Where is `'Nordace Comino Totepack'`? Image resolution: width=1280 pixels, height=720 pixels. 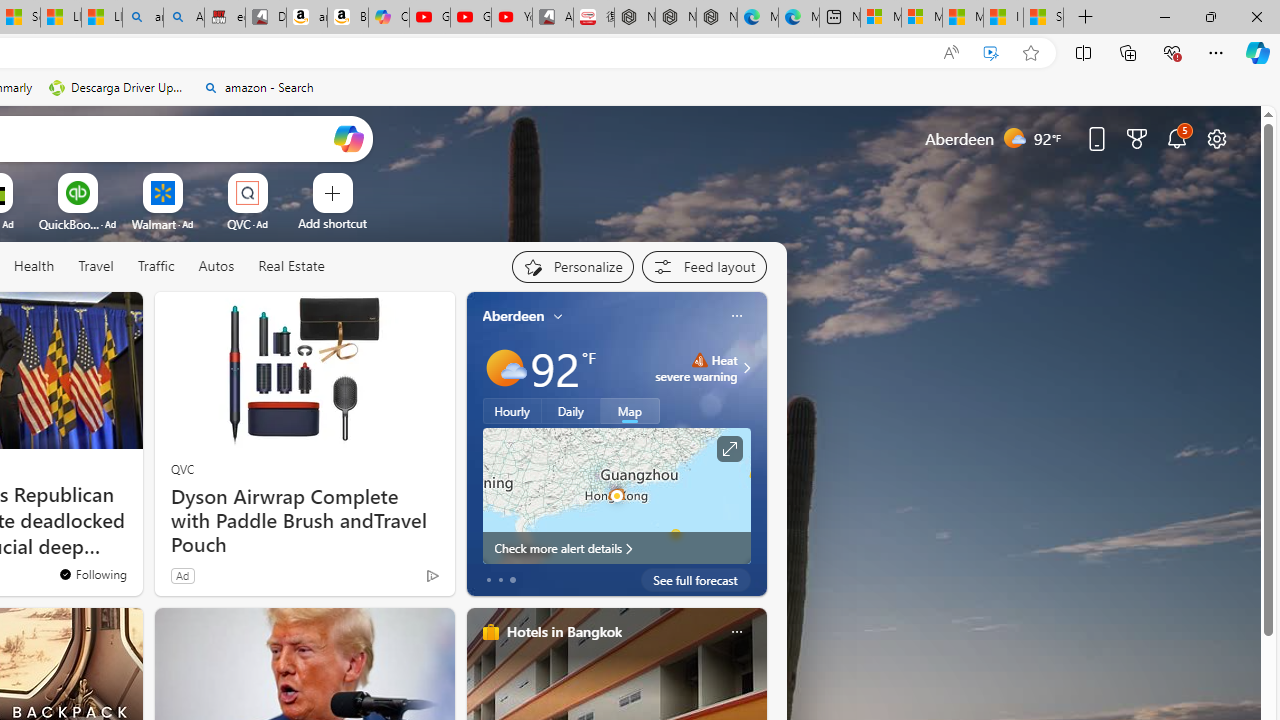 'Nordace Comino Totepack' is located at coordinates (633, 17).